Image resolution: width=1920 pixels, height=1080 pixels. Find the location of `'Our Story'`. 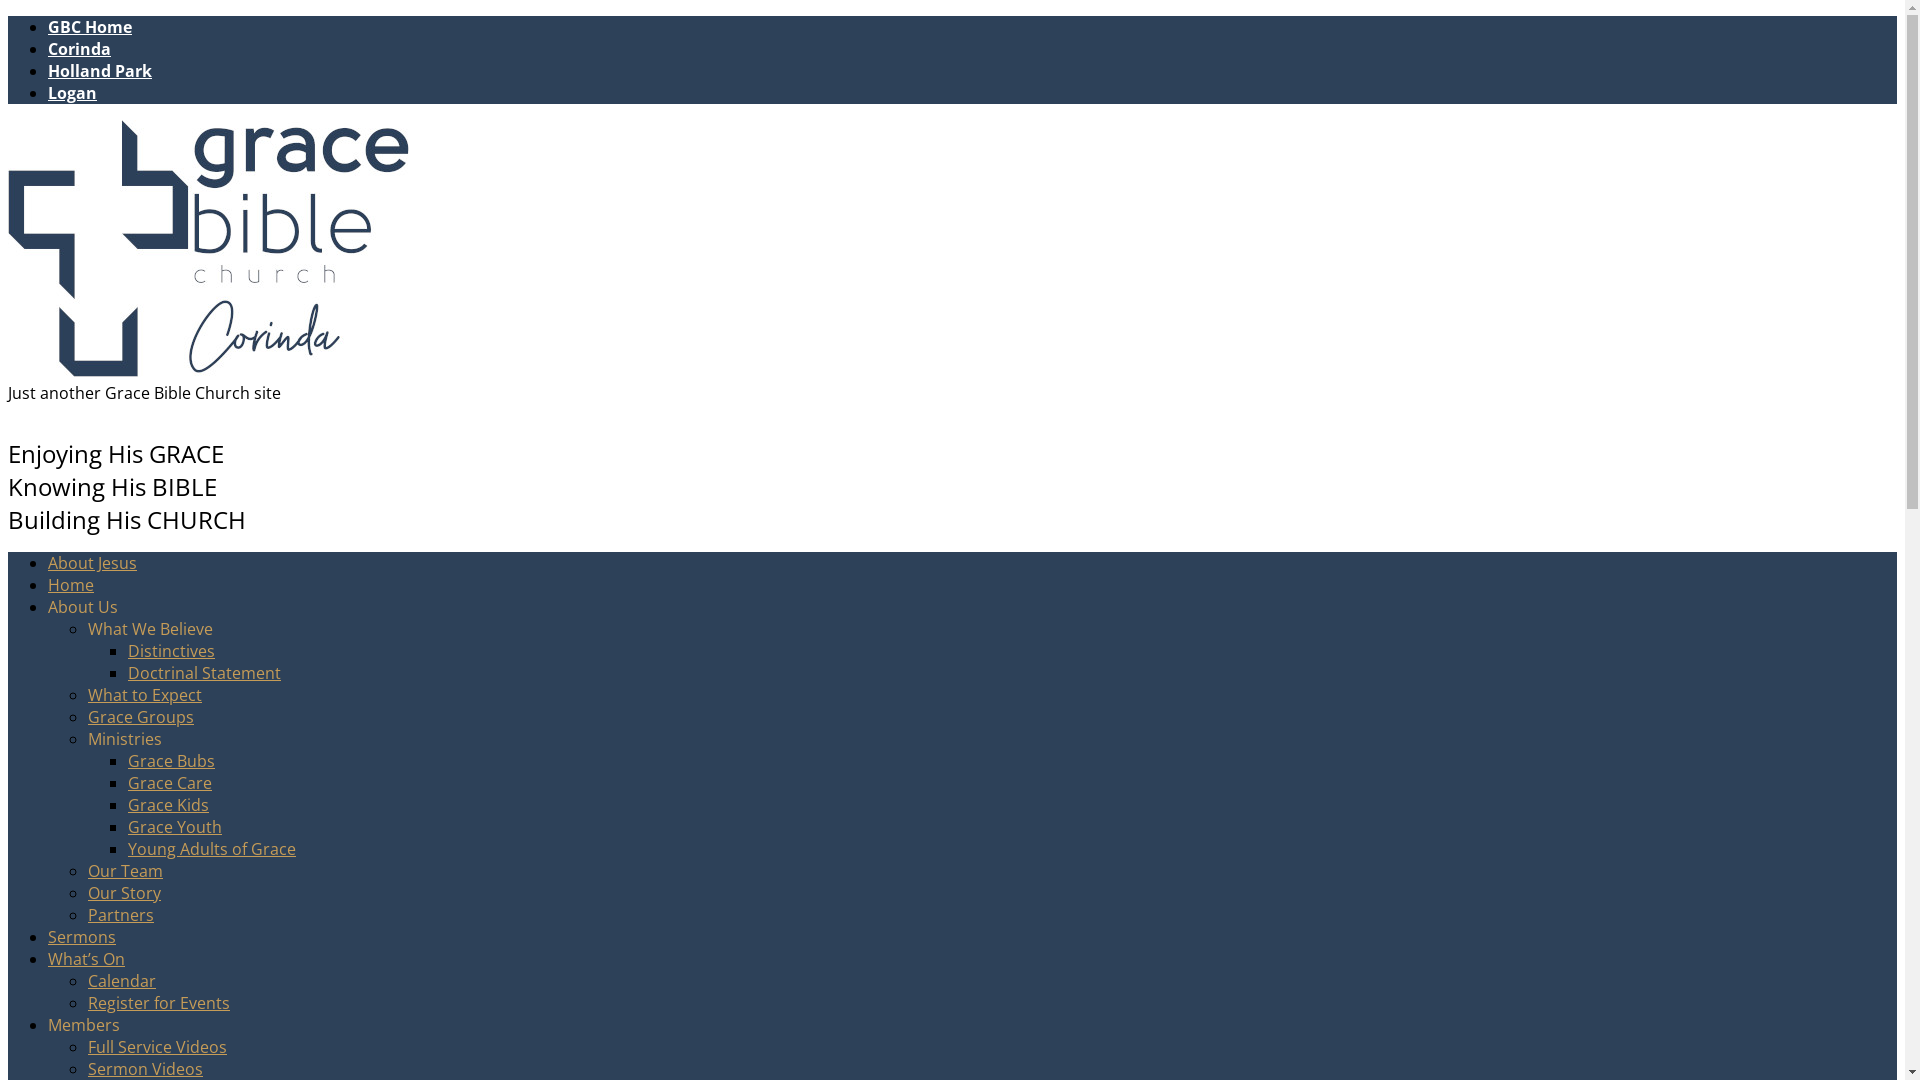

'Our Story' is located at coordinates (123, 892).